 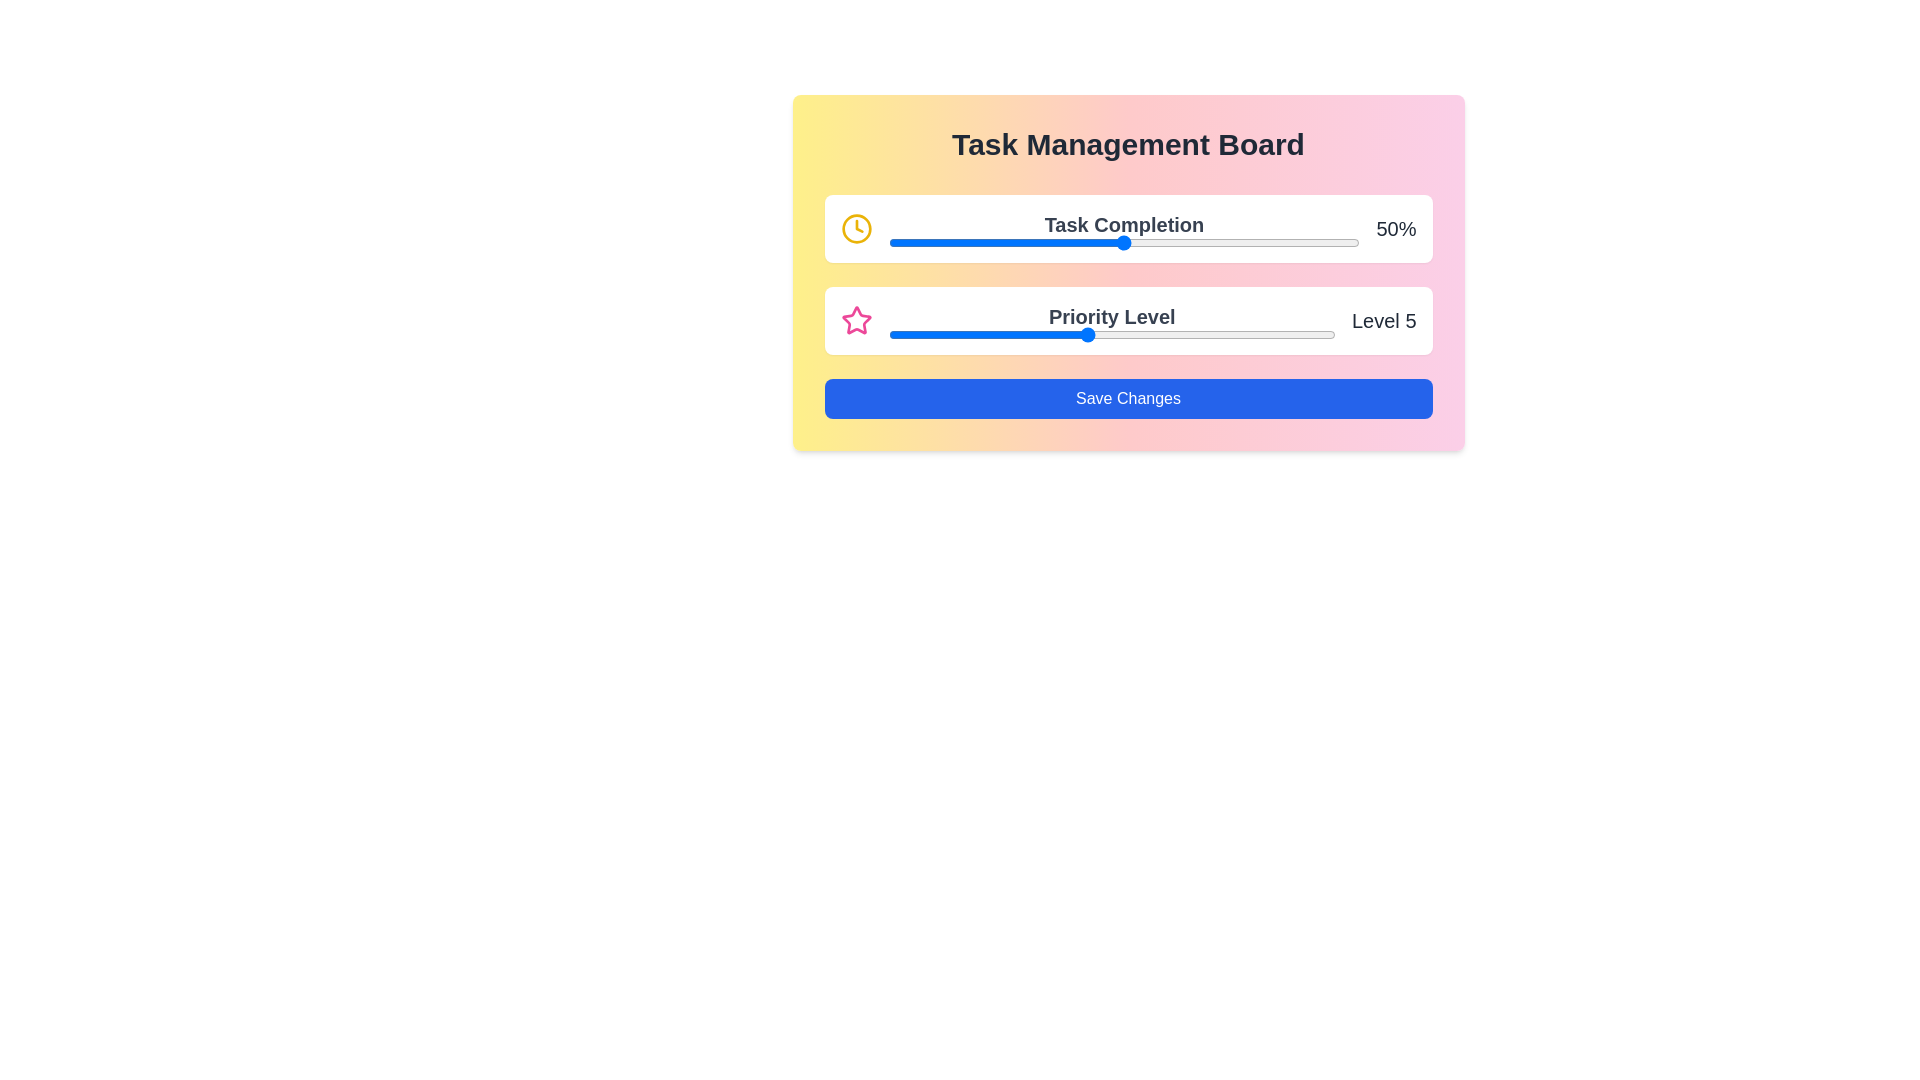 I want to click on the progress bar in the 'Task Management Board' section, so click(x=1124, y=227).